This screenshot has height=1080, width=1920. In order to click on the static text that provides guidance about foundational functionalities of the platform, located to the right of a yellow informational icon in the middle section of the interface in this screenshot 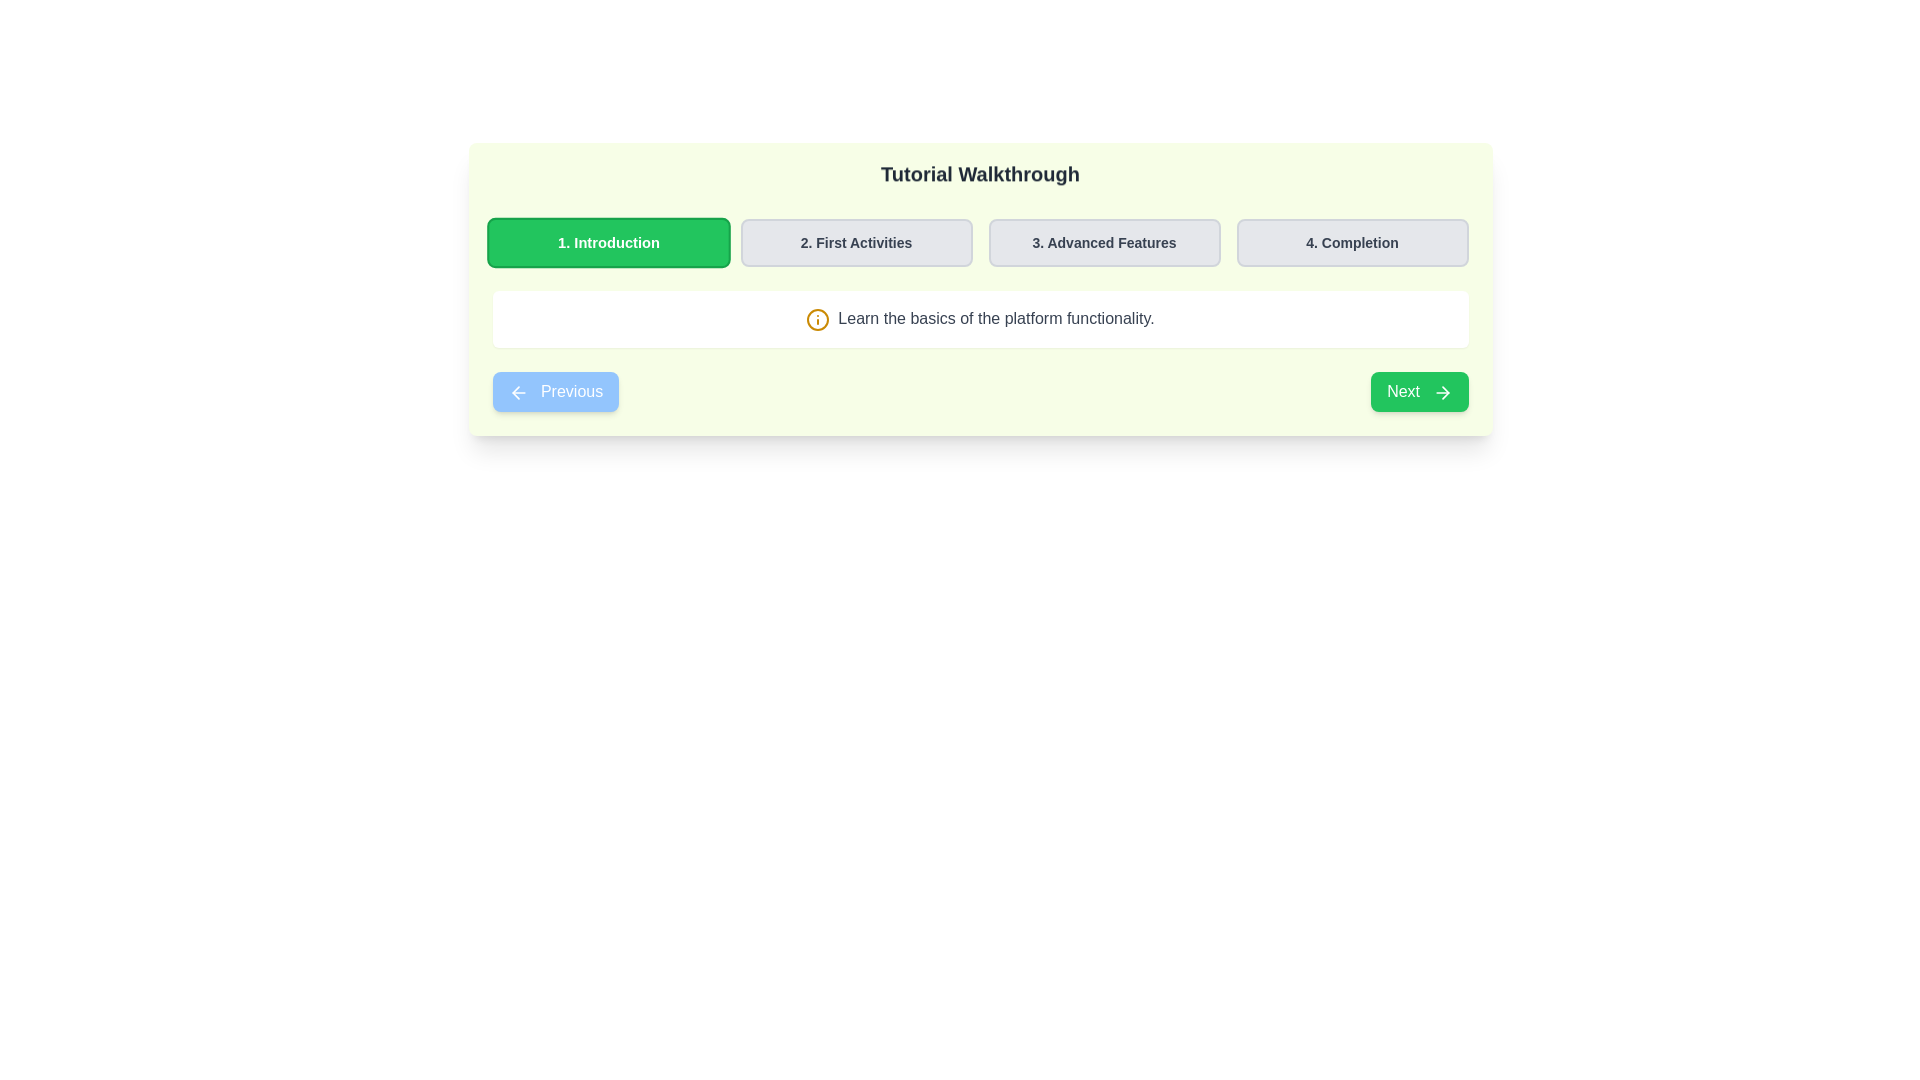, I will do `click(996, 317)`.